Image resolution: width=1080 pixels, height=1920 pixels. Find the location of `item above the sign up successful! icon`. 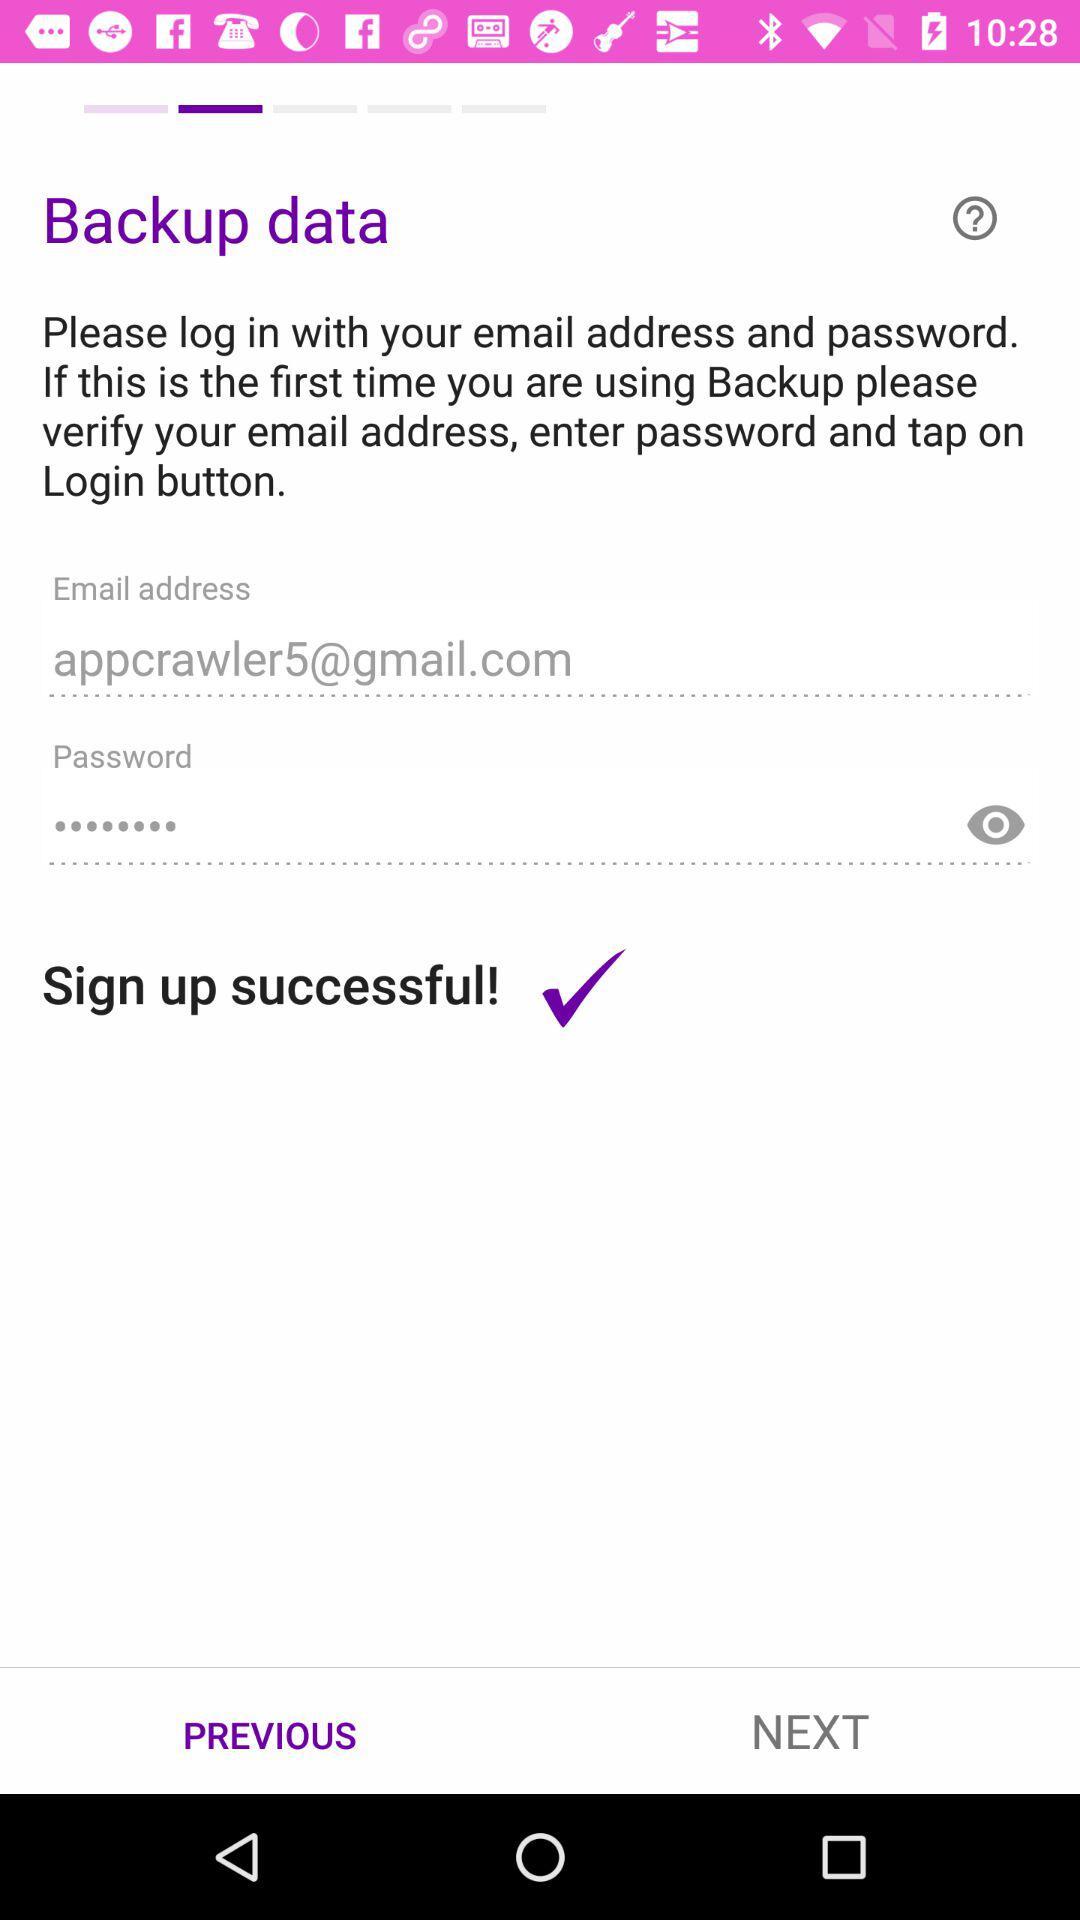

item above the sign up successful! icon is located at coordinates (540, 816).